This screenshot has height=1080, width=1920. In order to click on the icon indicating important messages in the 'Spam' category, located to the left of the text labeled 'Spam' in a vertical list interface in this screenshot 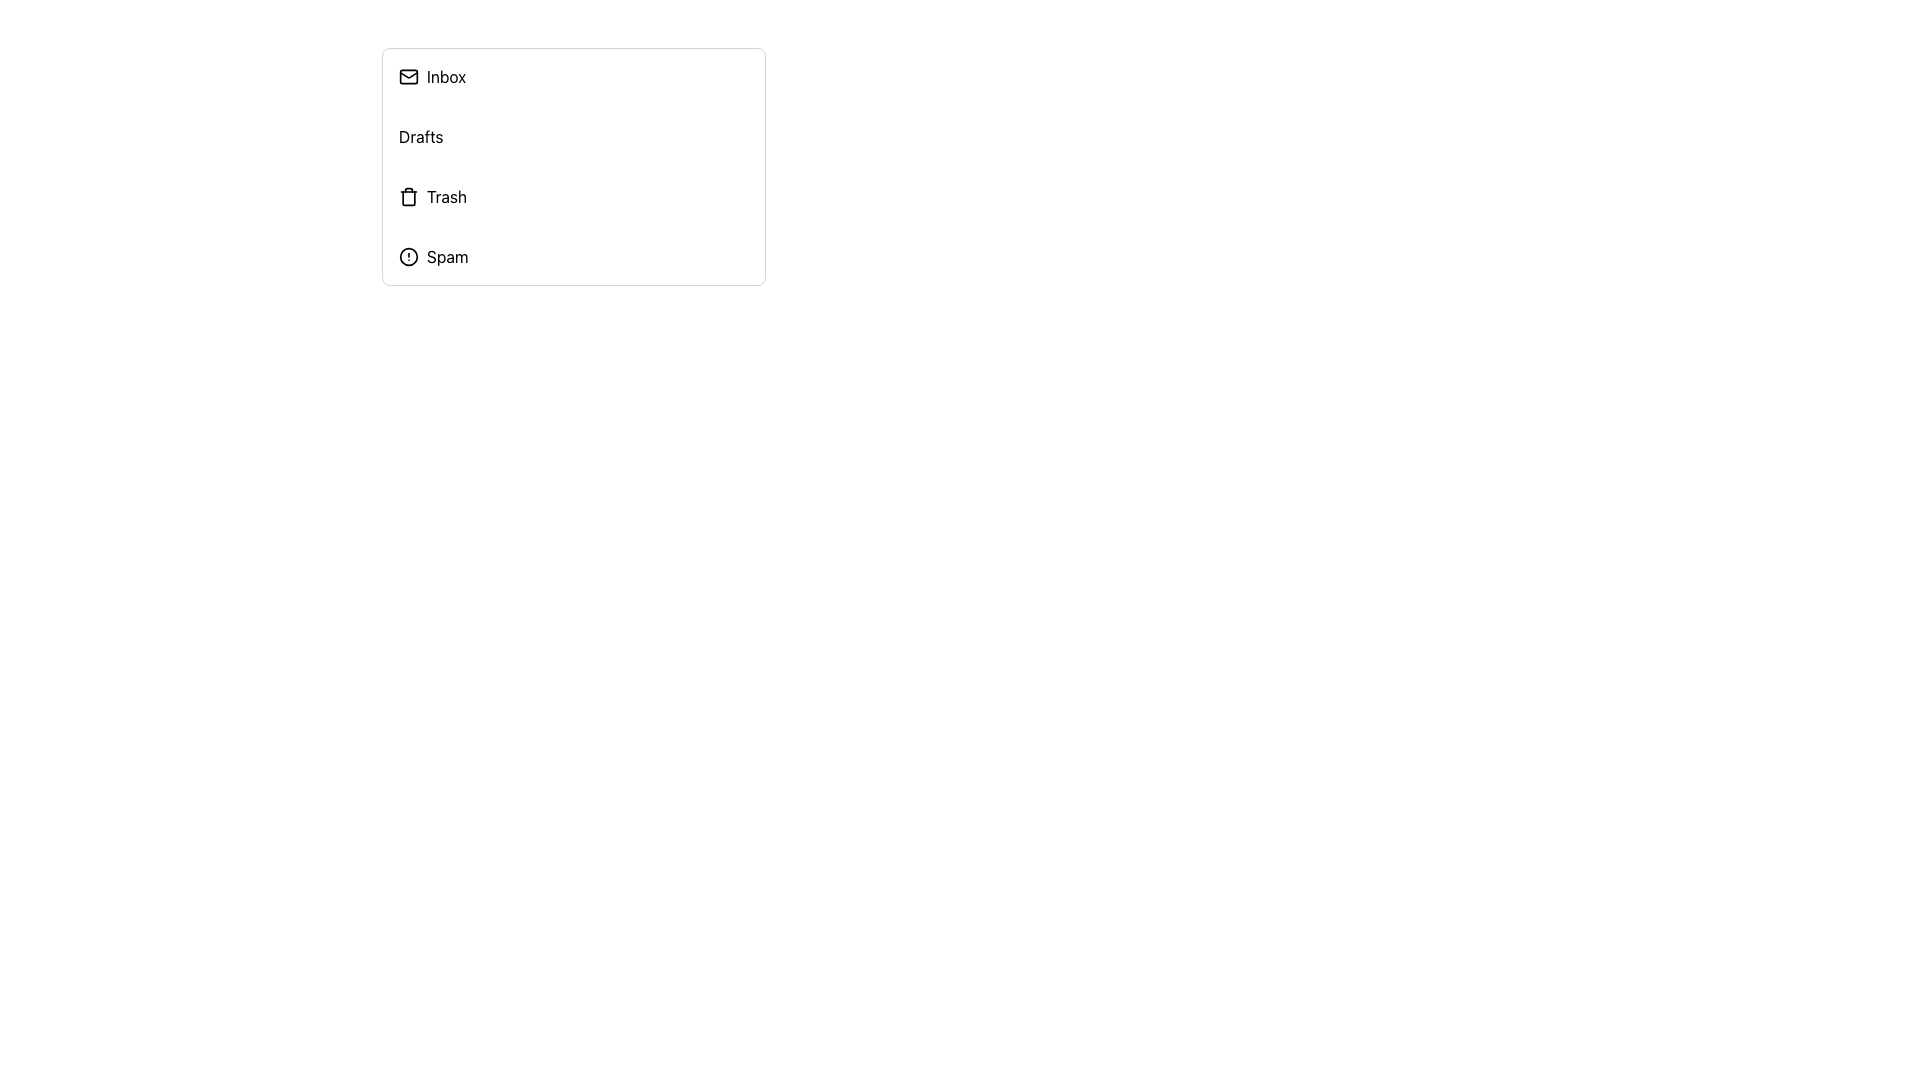, I will do `click(407, 256)`.